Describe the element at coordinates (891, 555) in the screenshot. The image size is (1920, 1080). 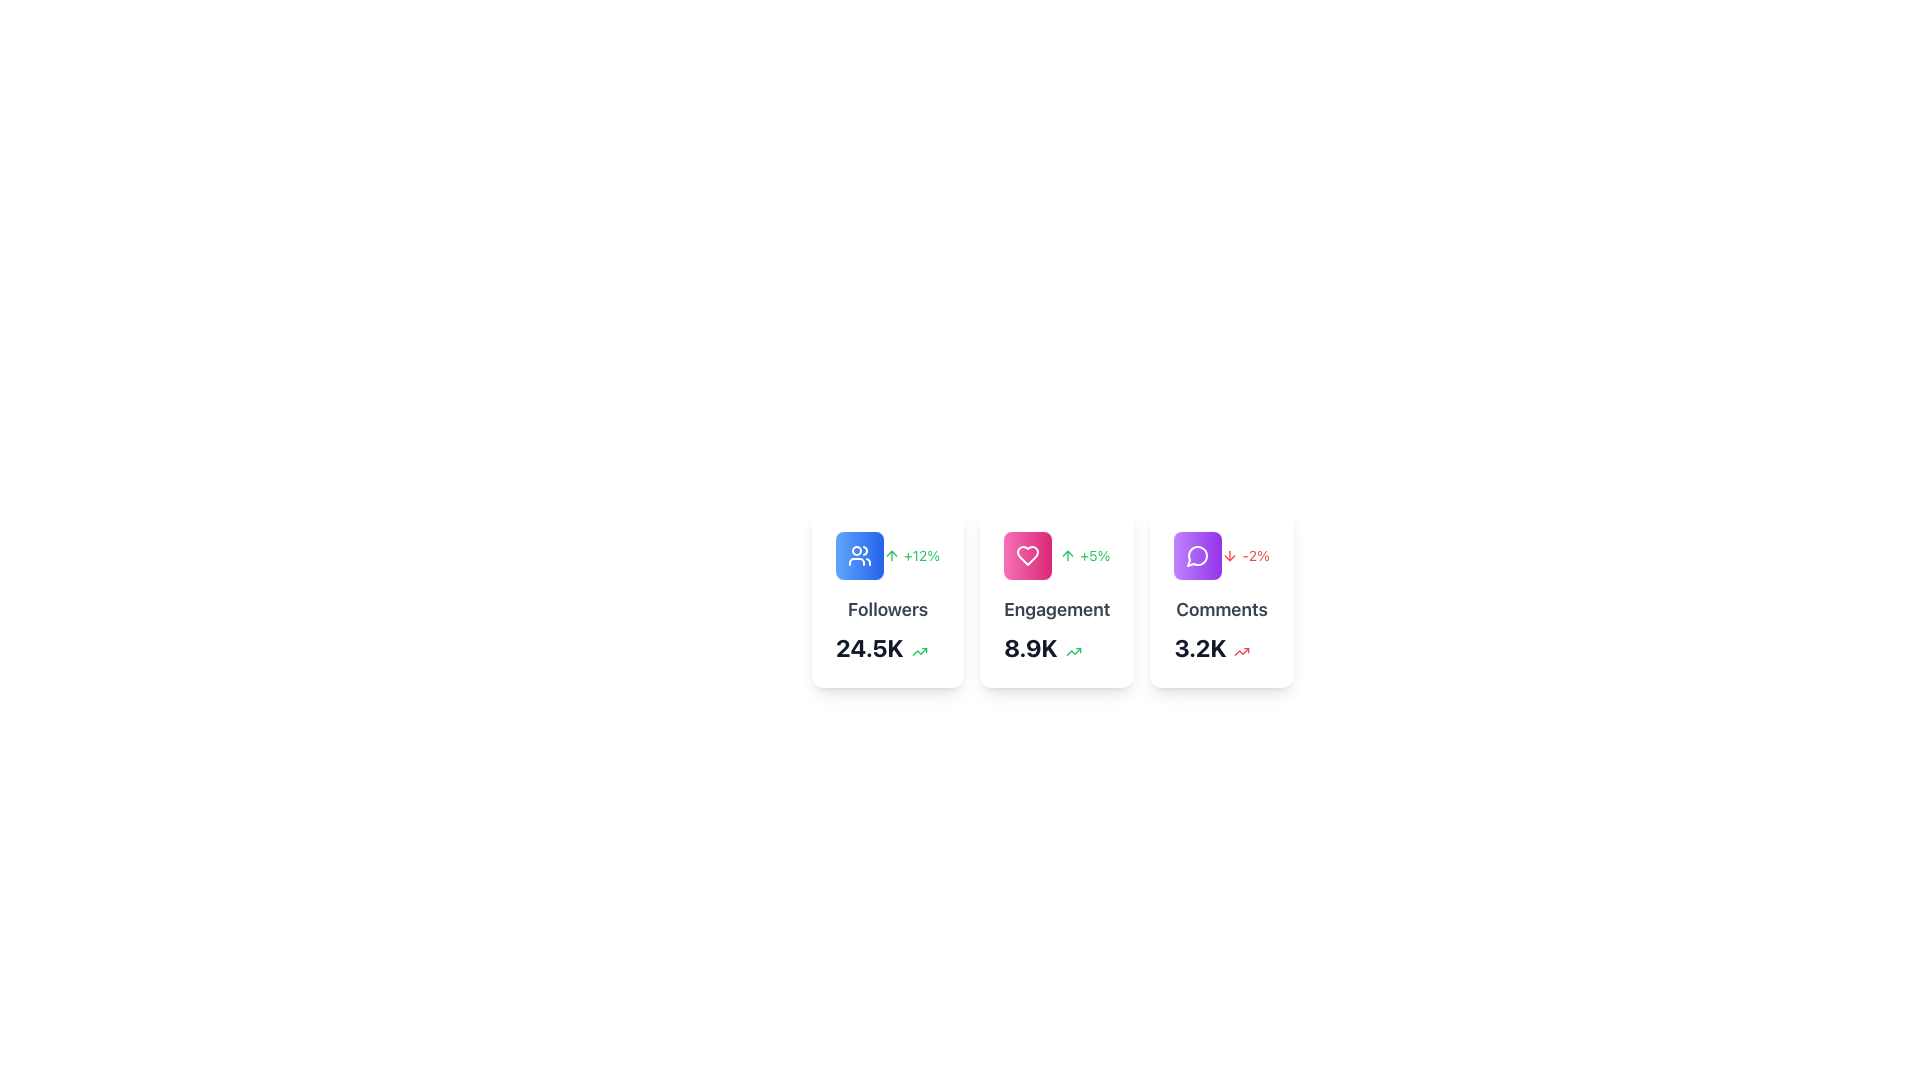
I see `the small upward green arrow icon located in the 'Followers' metrics panel, which indicates a positive trend and is positioned to the left of the '+12%' text` at that location.